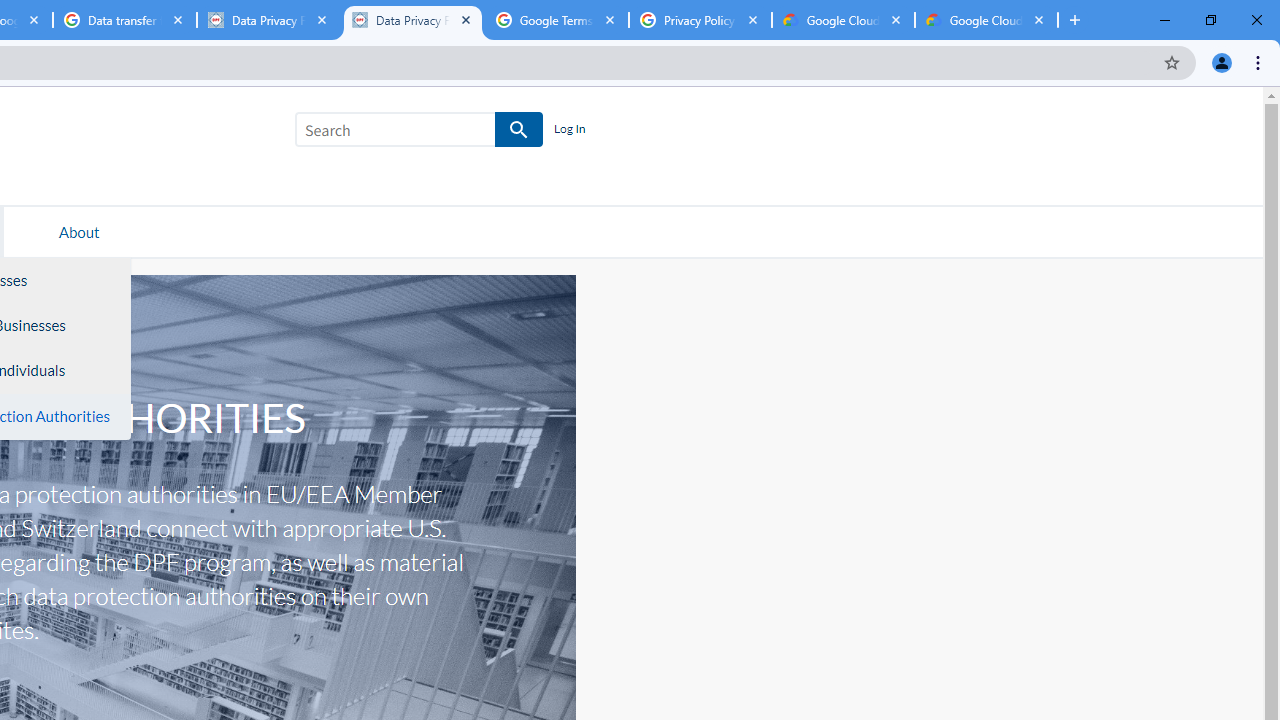 The image size is (1280, 720). Describe the element at coordinates (79, 230) in the screenshot. I see `'About'` at that location.